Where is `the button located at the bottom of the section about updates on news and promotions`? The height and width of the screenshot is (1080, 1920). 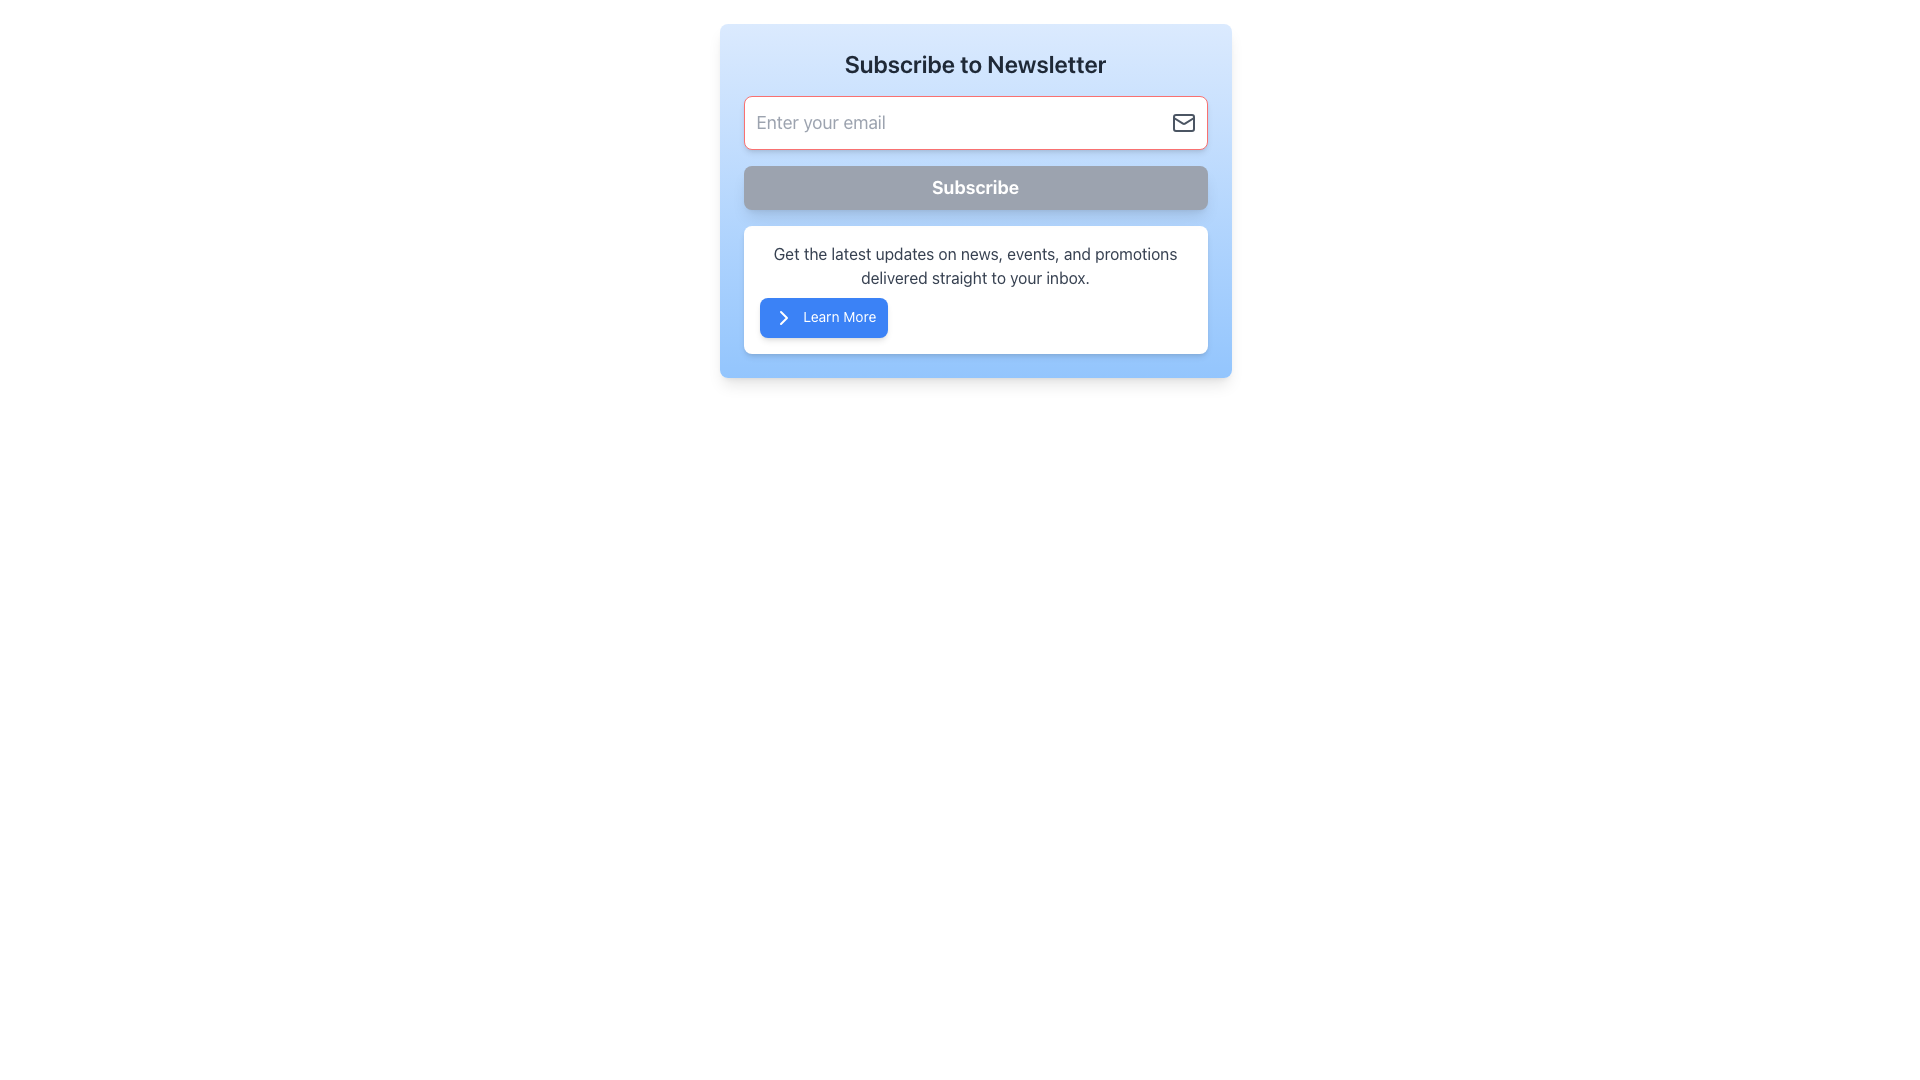
the button located at the bottom of the section about updates on news and promotions is located at coordinates (823, 316).